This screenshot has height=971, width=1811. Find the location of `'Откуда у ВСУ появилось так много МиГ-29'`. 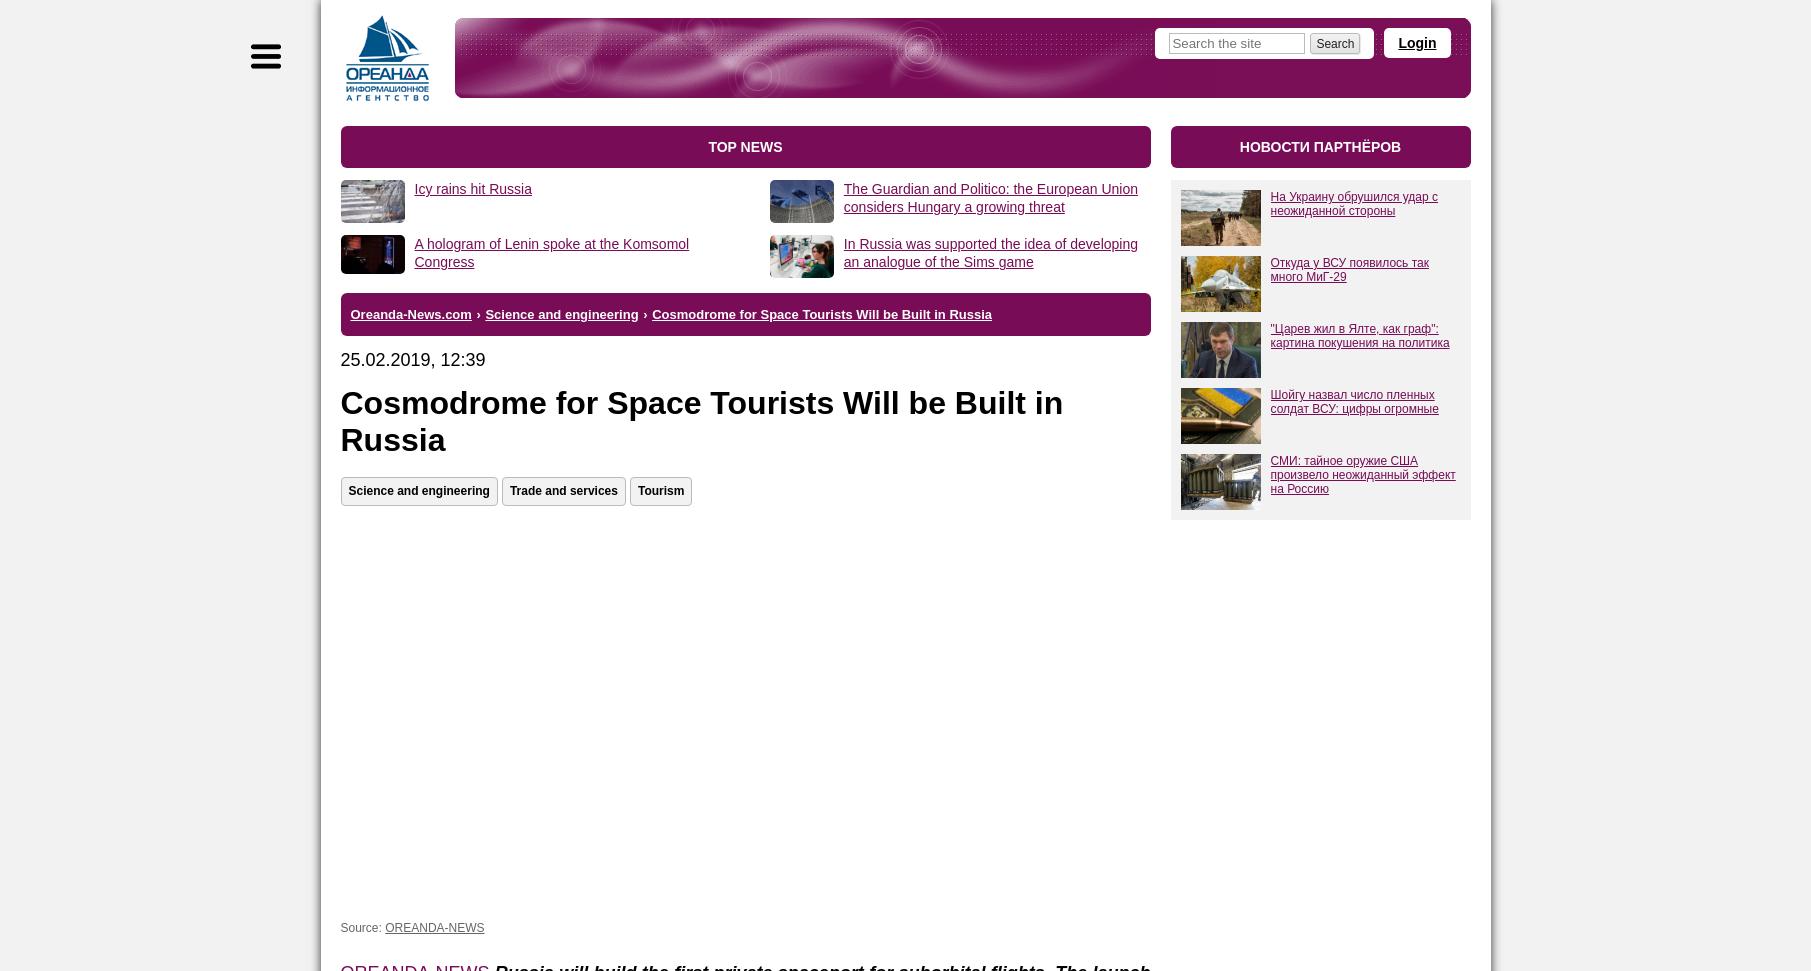

'Откуда у ВСУ появилось так много МиГ-29' is located at coordinates (1348, 270).